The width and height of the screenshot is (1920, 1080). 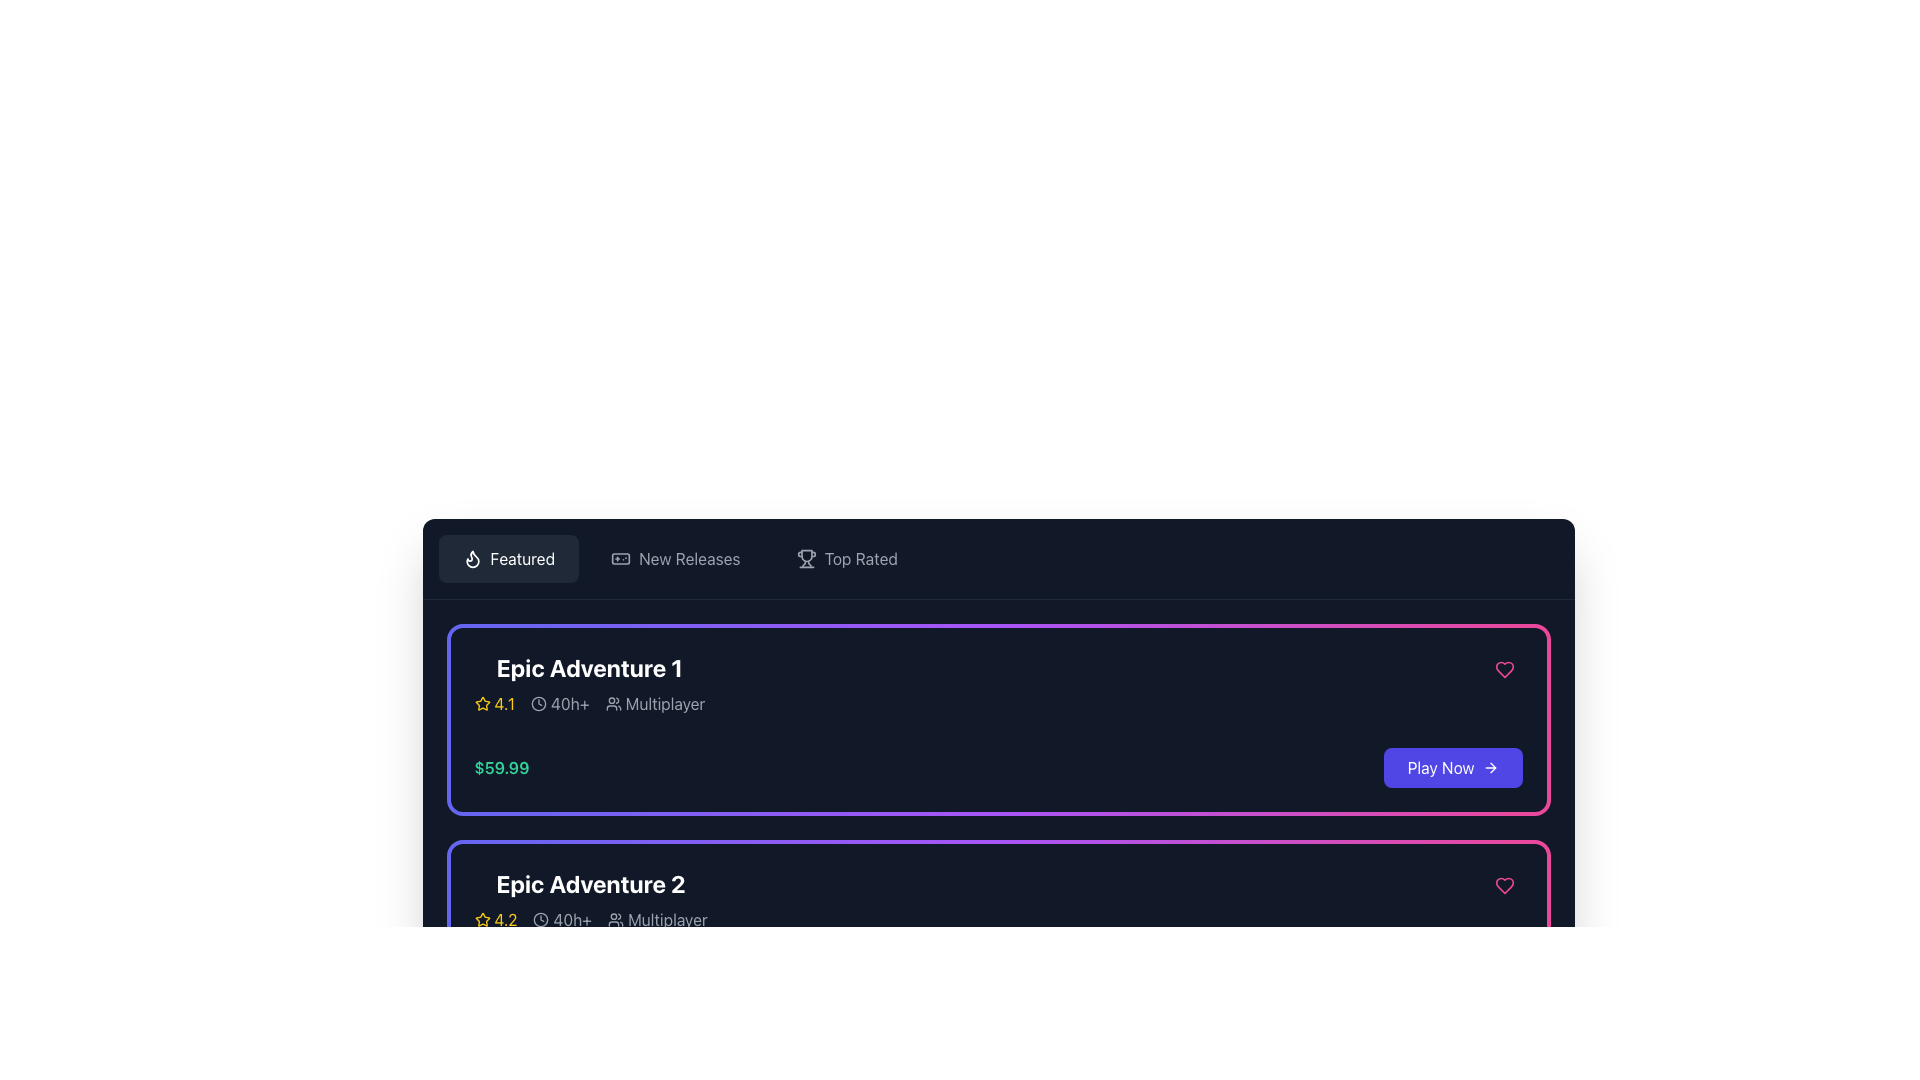 What do you see at coordinates (1504, 670) in the screenshot?
I see `the favorite button located in the top-right corner of the card for 'Epic Adventure 1'` at bounding box center [1504, 670].